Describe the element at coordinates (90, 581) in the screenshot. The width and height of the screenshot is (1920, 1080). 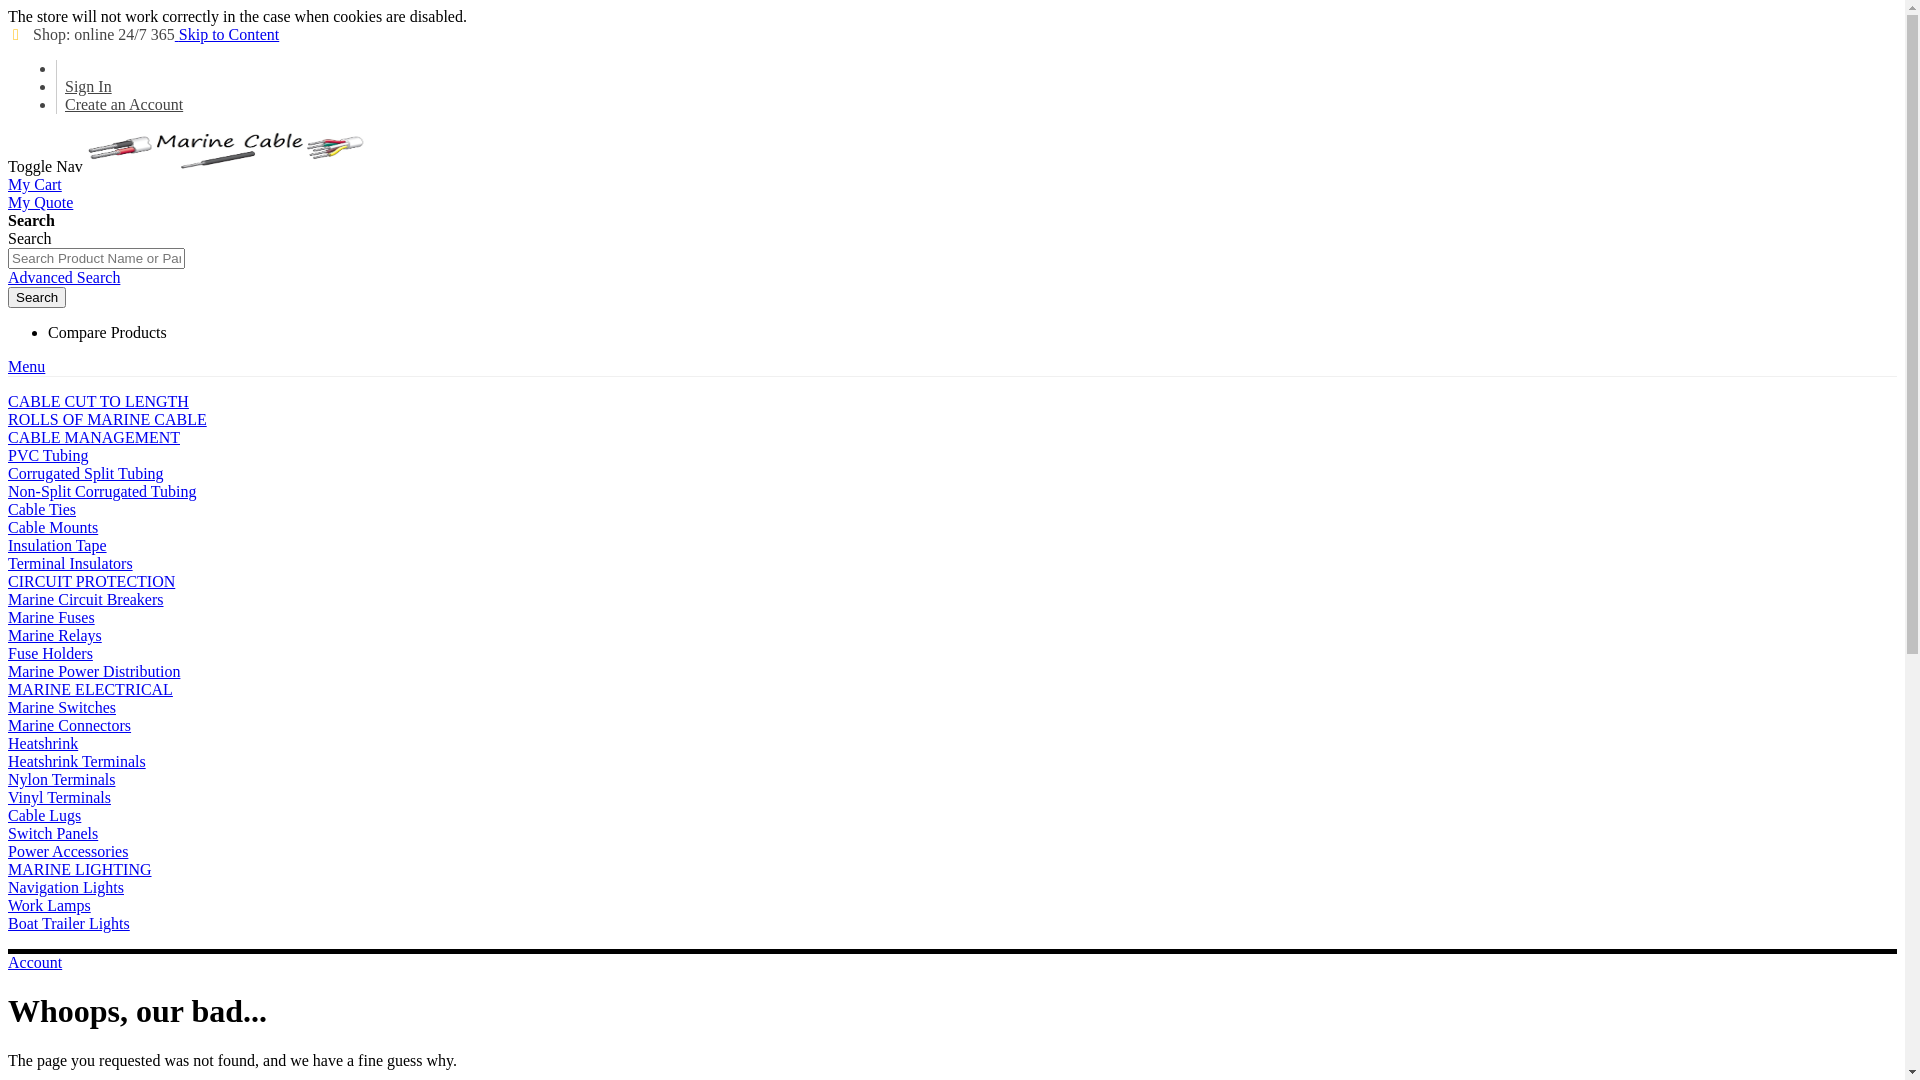
I see `'CIRCUIT PROTECTION'` at that location.